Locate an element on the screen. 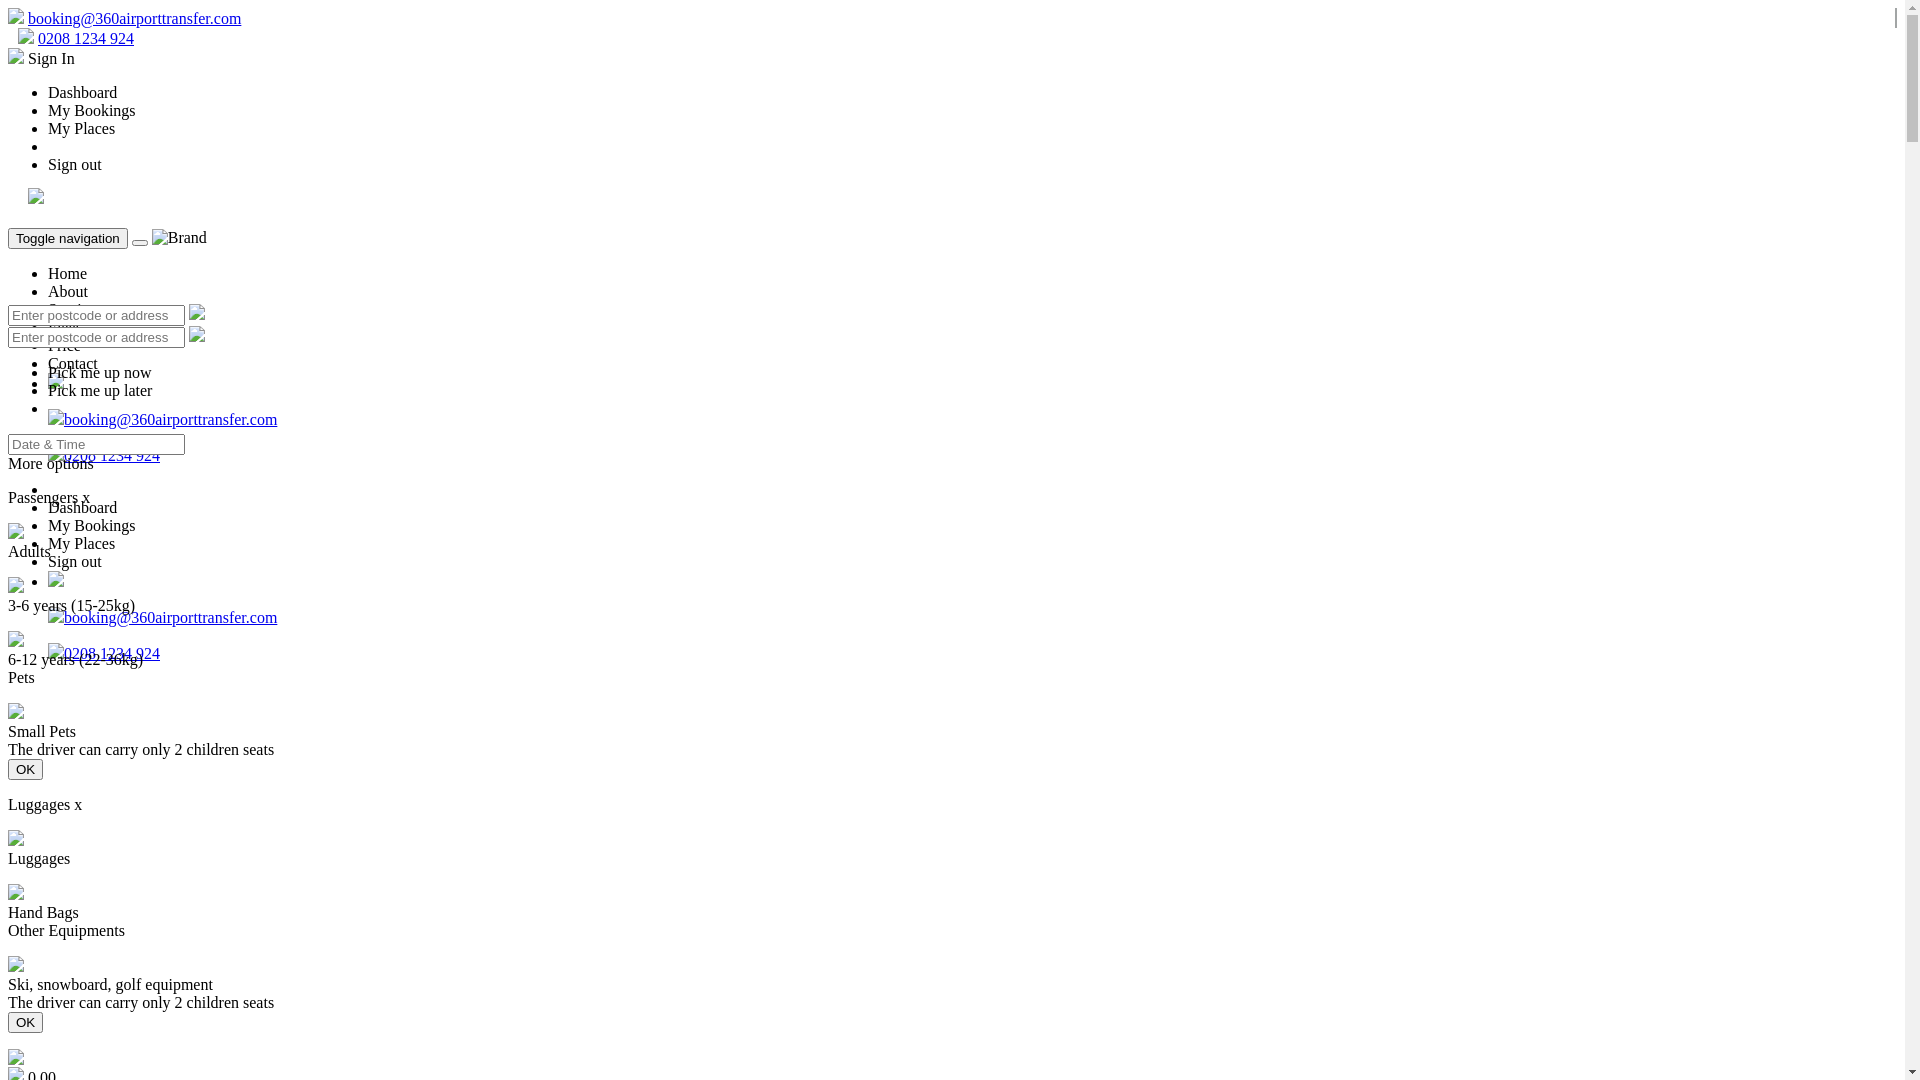 This screenshot has width=1920, height=1080. 'Toggle navigation' is located at coordinates (8, 237).